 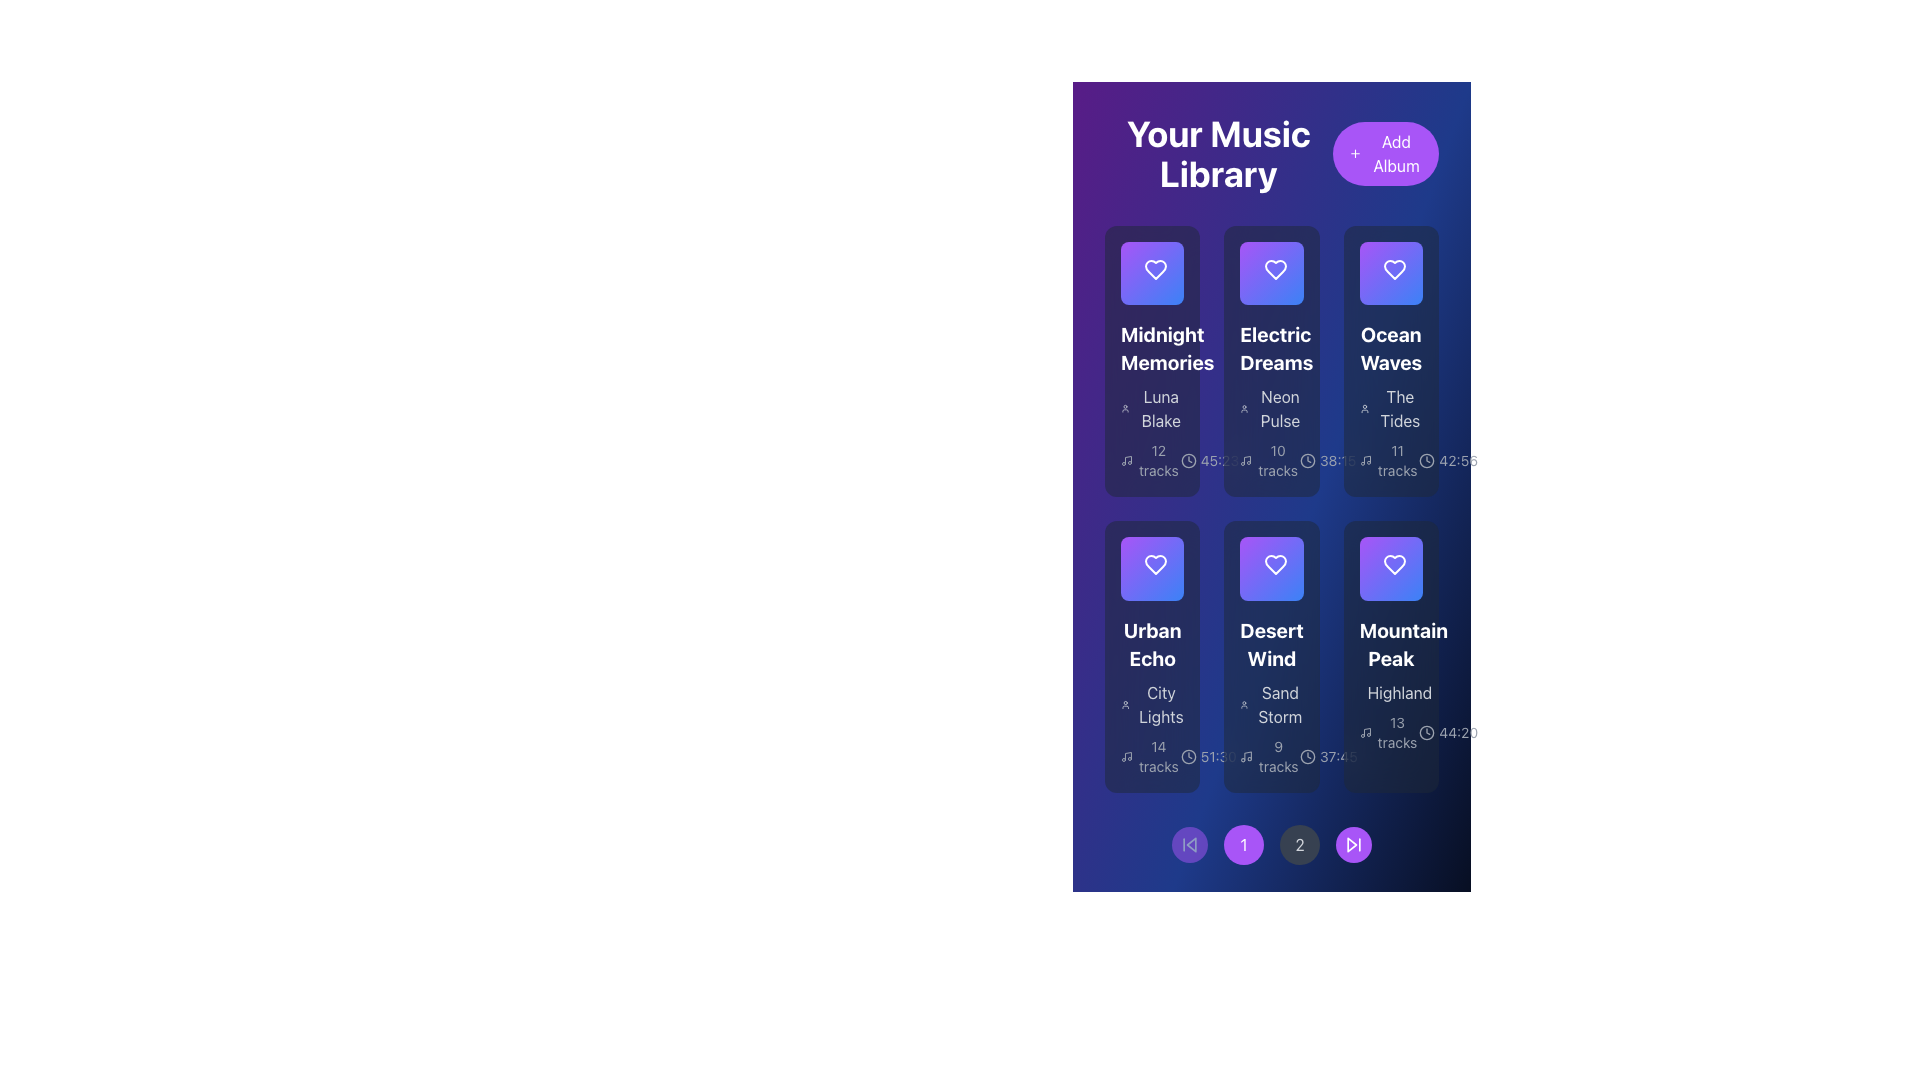 I want to click on textual information from the Text label indicating the number of tracks in the 'Mountain Peak' album, located above the duration label '44:20' in the lower portion of the card, so click(x=1390, y=732).